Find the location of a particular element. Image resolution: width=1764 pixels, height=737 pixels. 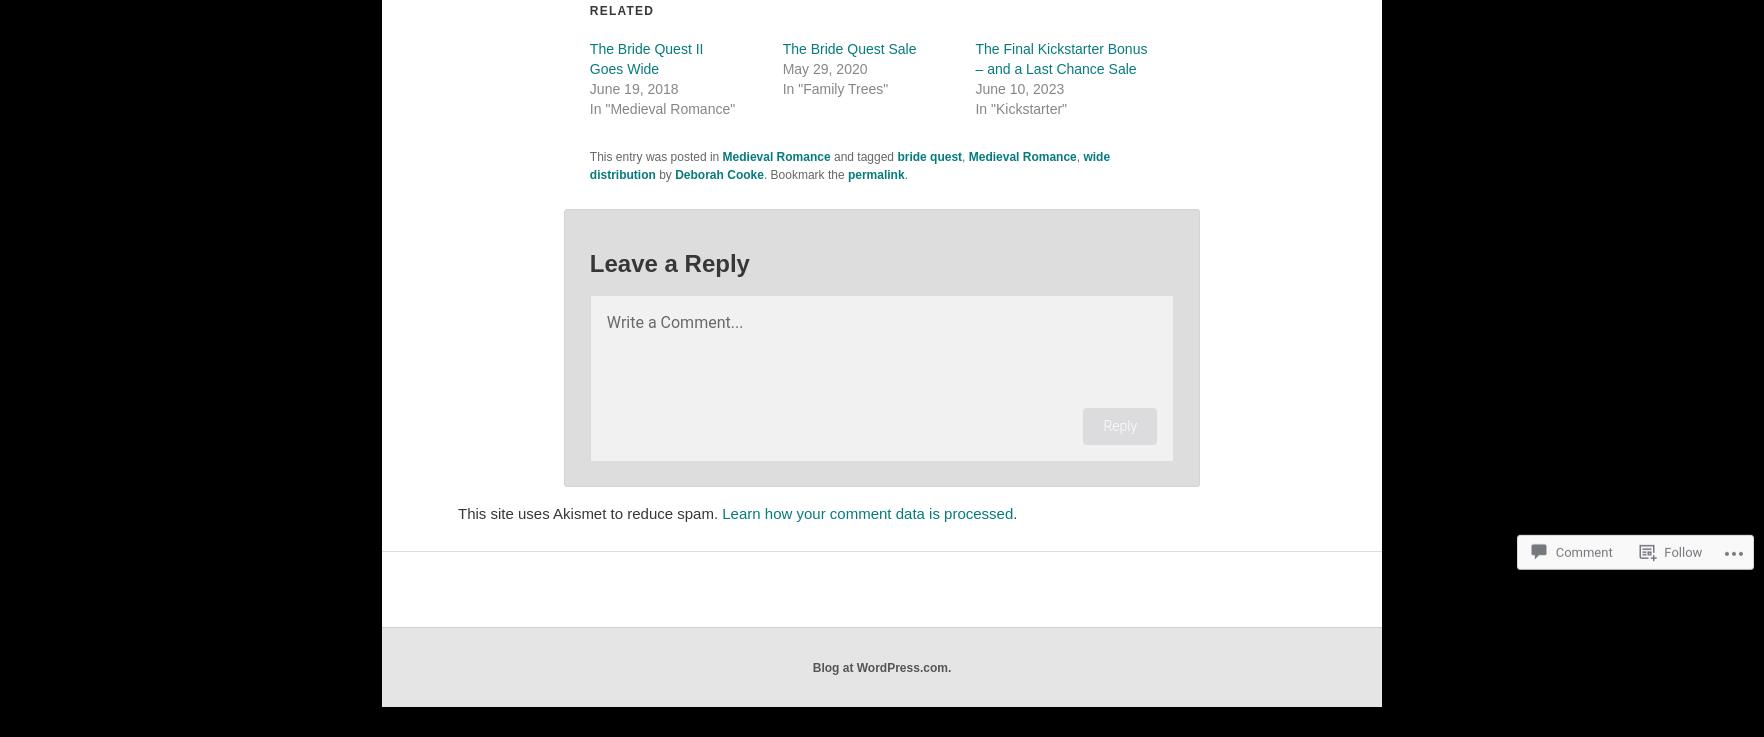

'Deborah Cooke' is located at coordinates (719, 173).